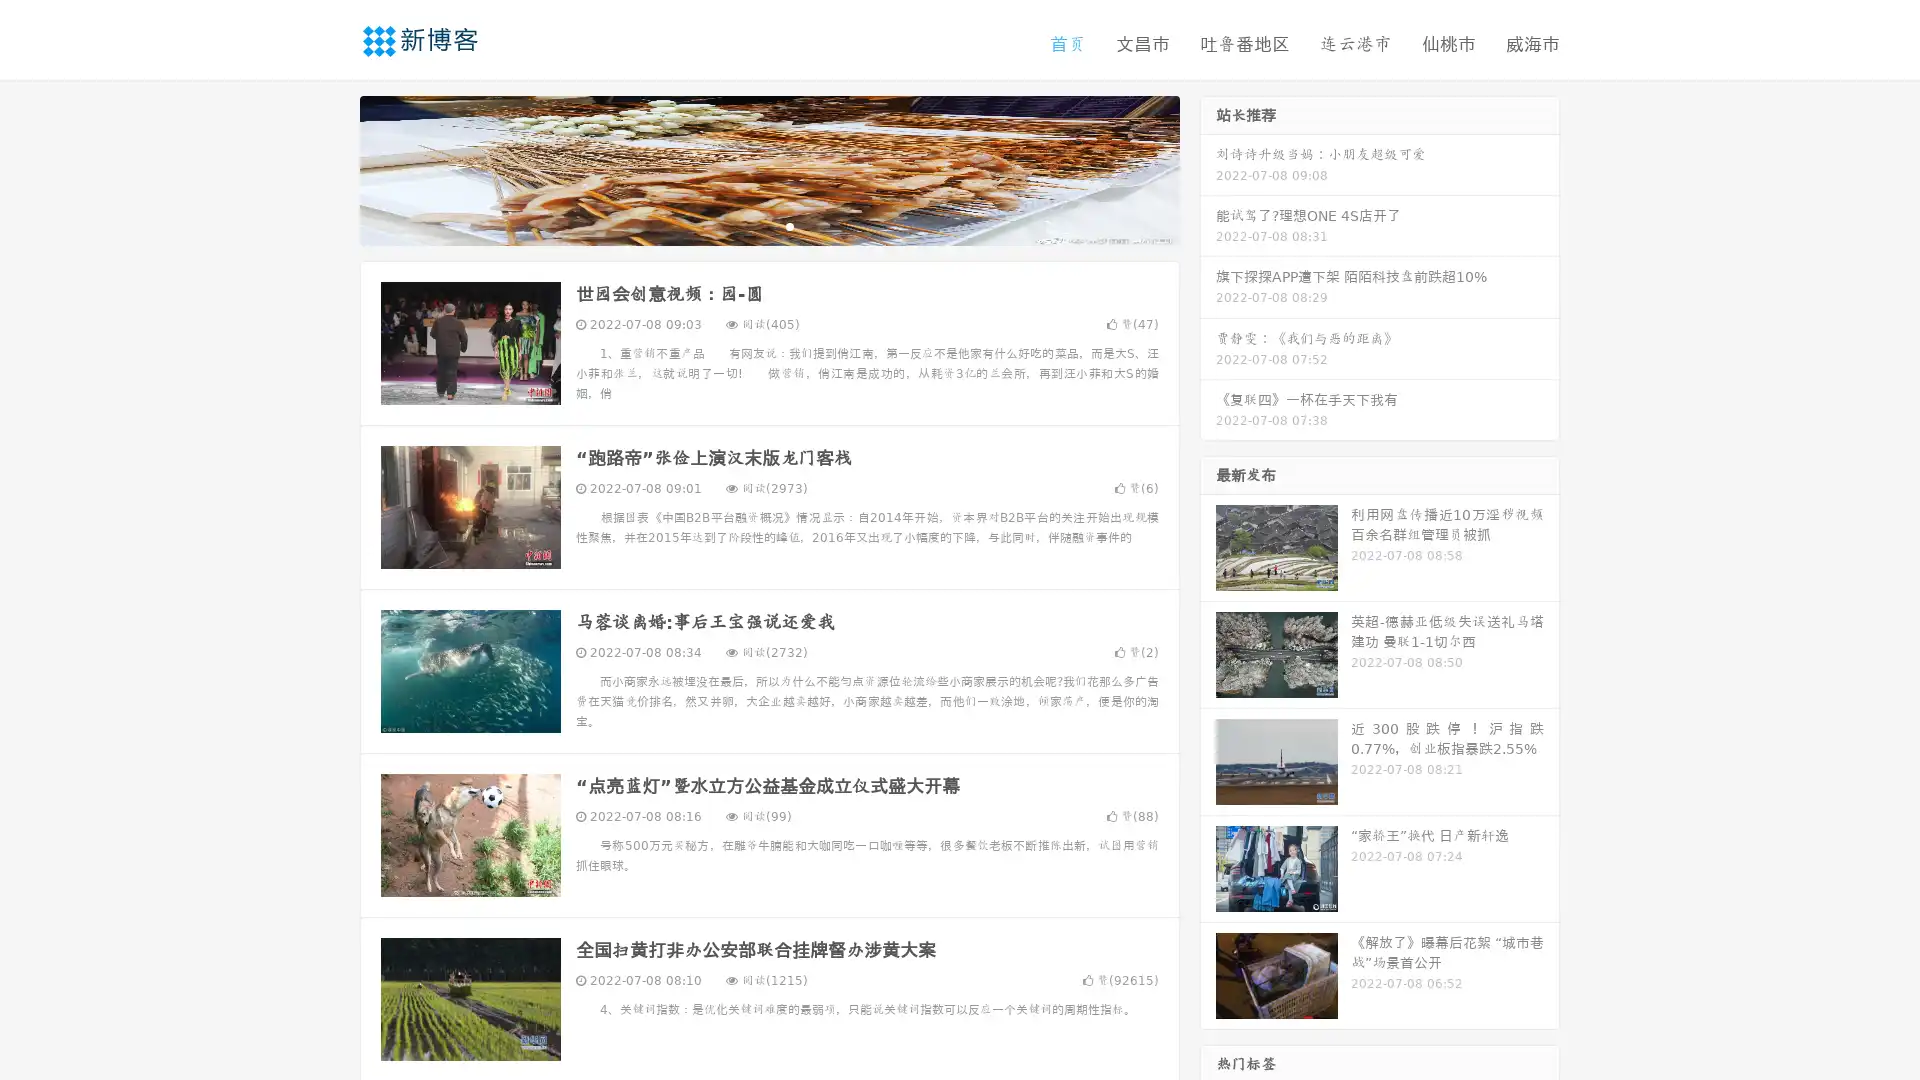 The image size is (1920, 1080). What do you see at coordinates (1208, 168) in the screenshot?
I see `Next slide` at bounding box center [1208, 168].